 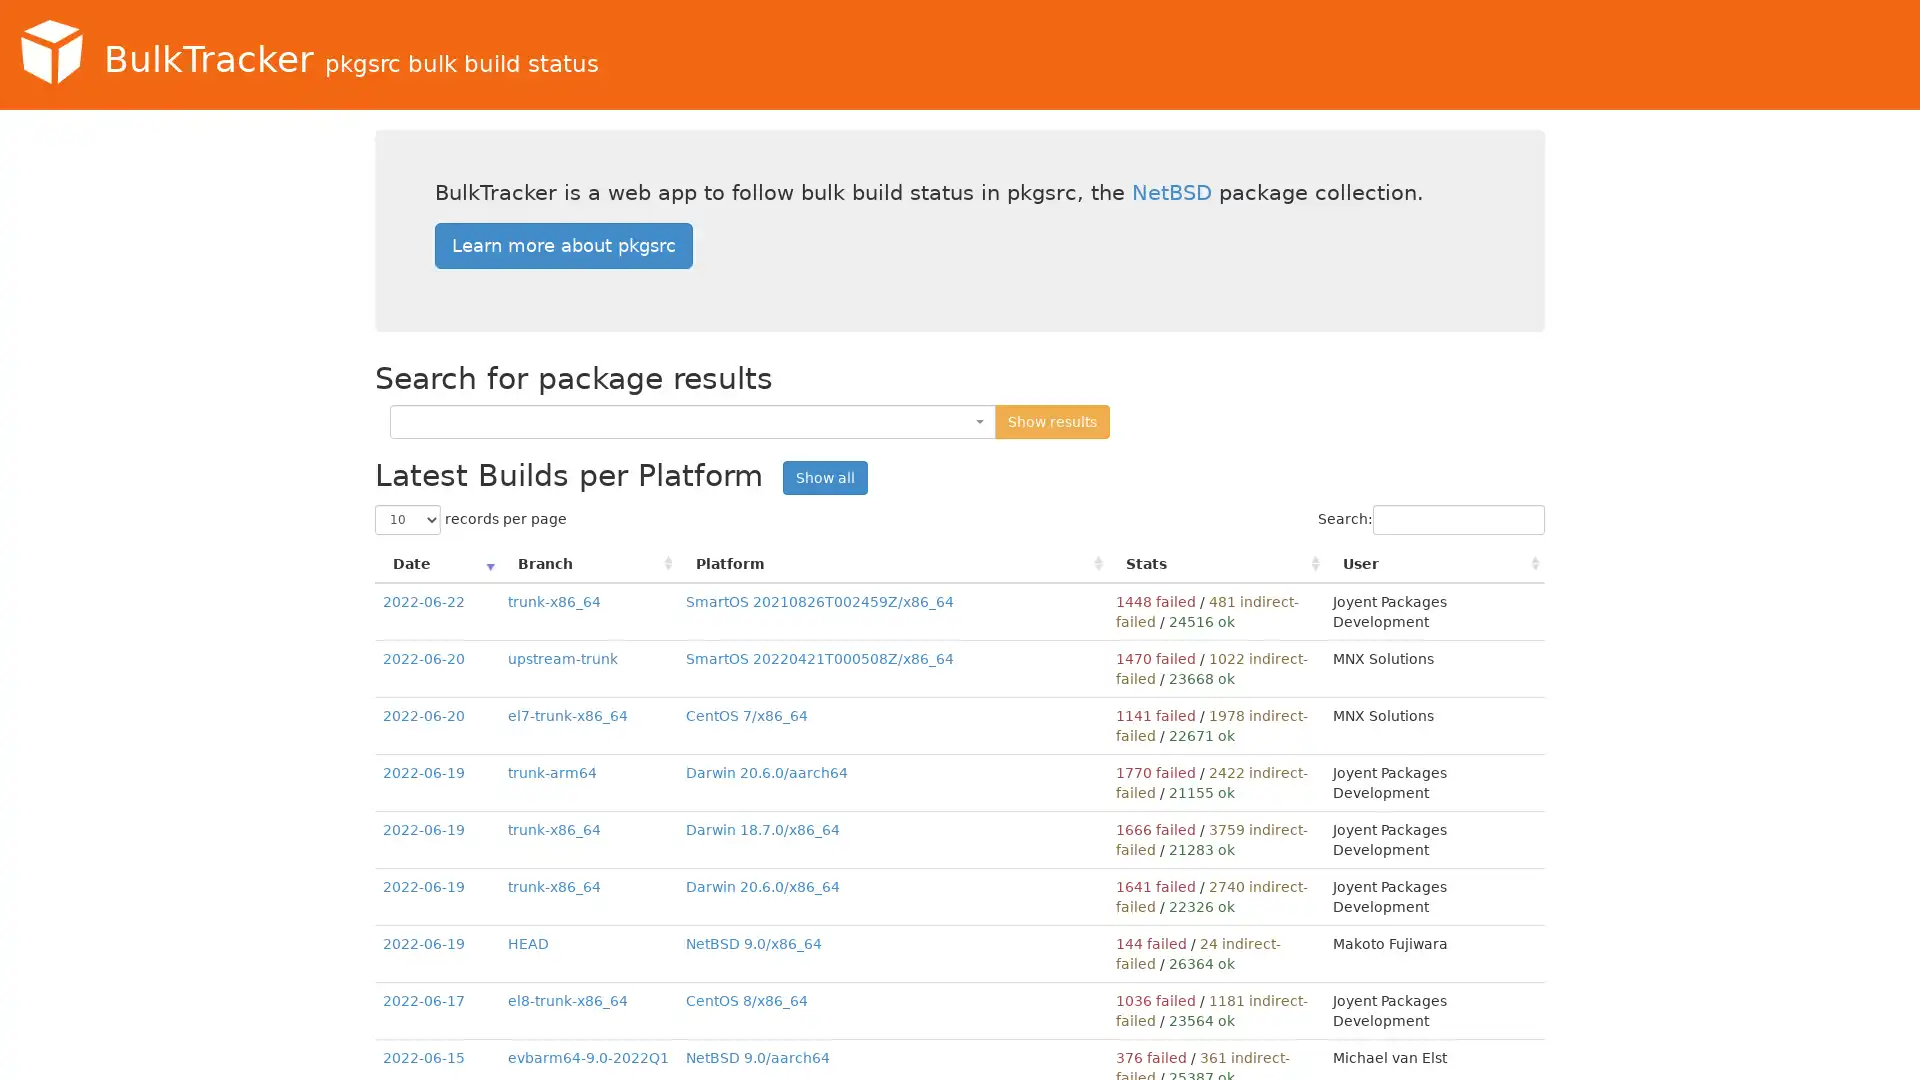 I want to click on Show results, so click(x=1051, y=419).